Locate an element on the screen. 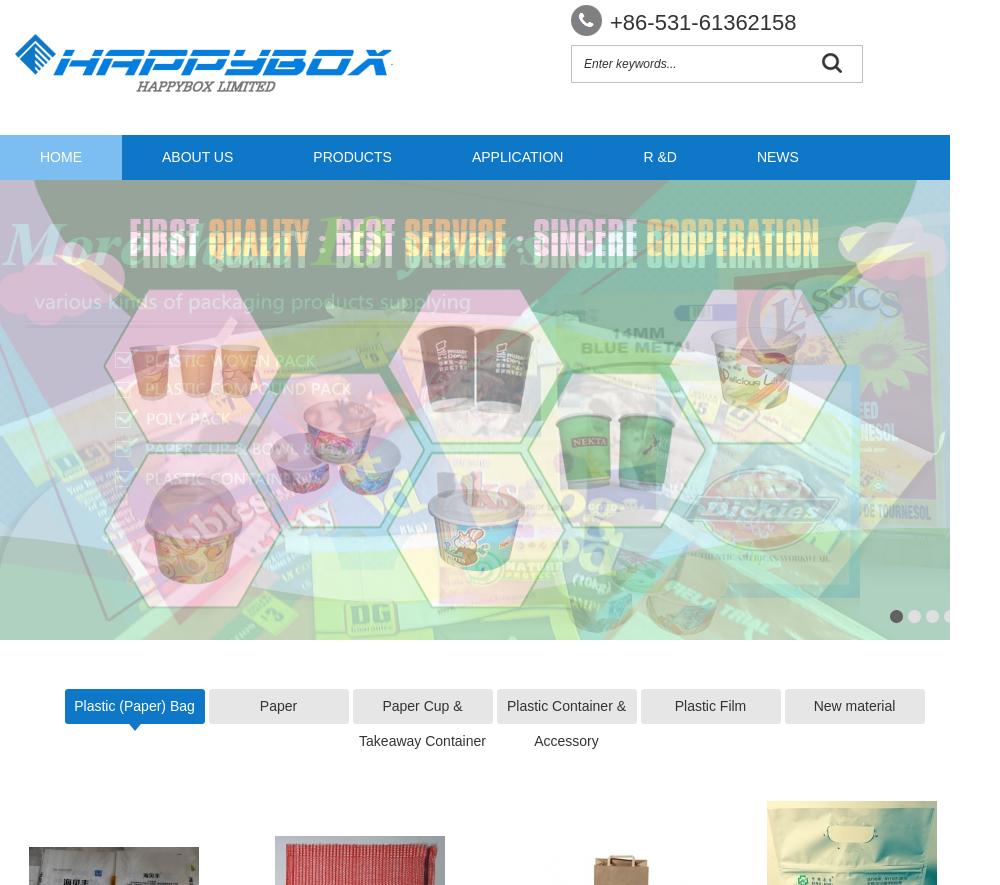 This screenshot has height=885, width=1000. 'R &D' is located at coordinates (659, 155).